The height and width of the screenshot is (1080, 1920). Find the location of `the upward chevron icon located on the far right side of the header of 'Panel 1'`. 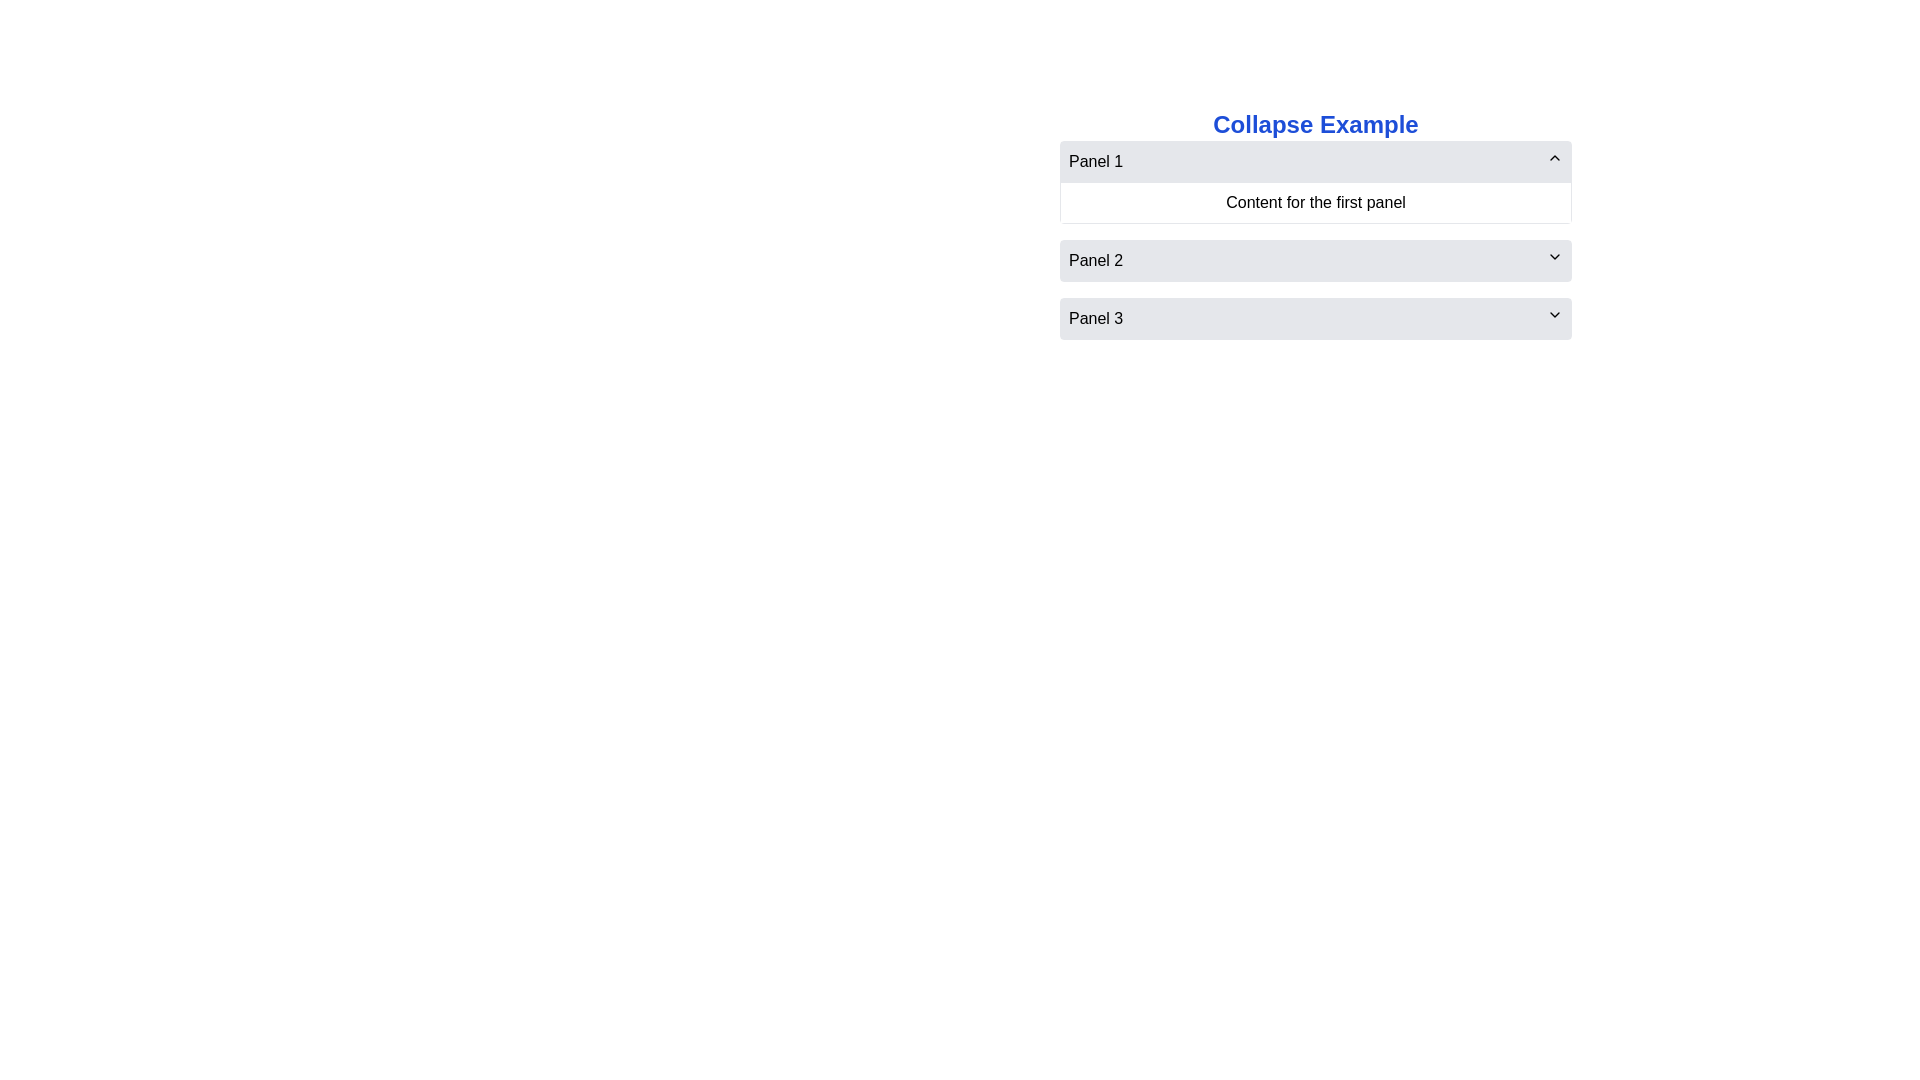

the upward chevron icon located on the far right side of the header of 'Panel 1' is located at coordinates (1554, 157).